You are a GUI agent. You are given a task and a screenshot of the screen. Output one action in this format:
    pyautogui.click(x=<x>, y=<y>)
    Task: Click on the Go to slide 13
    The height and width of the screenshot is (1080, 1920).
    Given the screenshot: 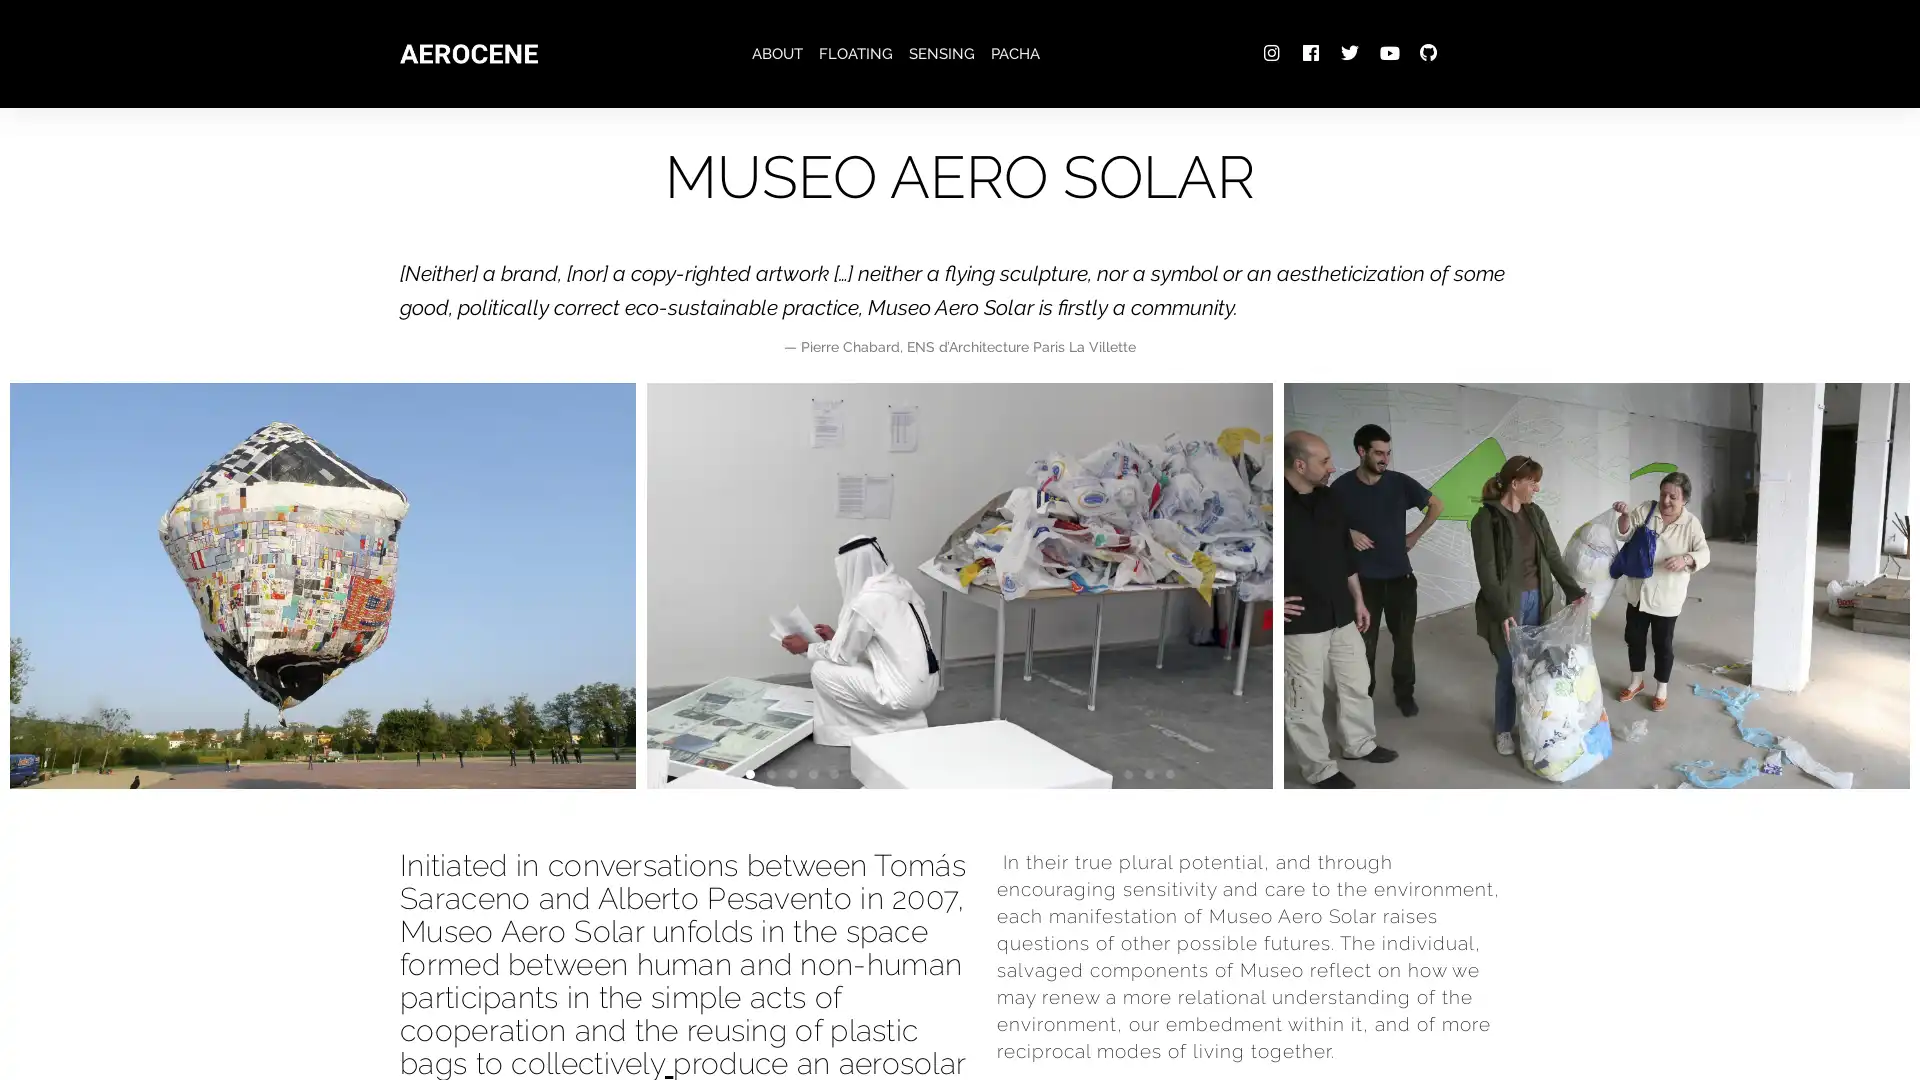 What is the action you would take?
    pyautogui.click(x=1001, y=773)
    